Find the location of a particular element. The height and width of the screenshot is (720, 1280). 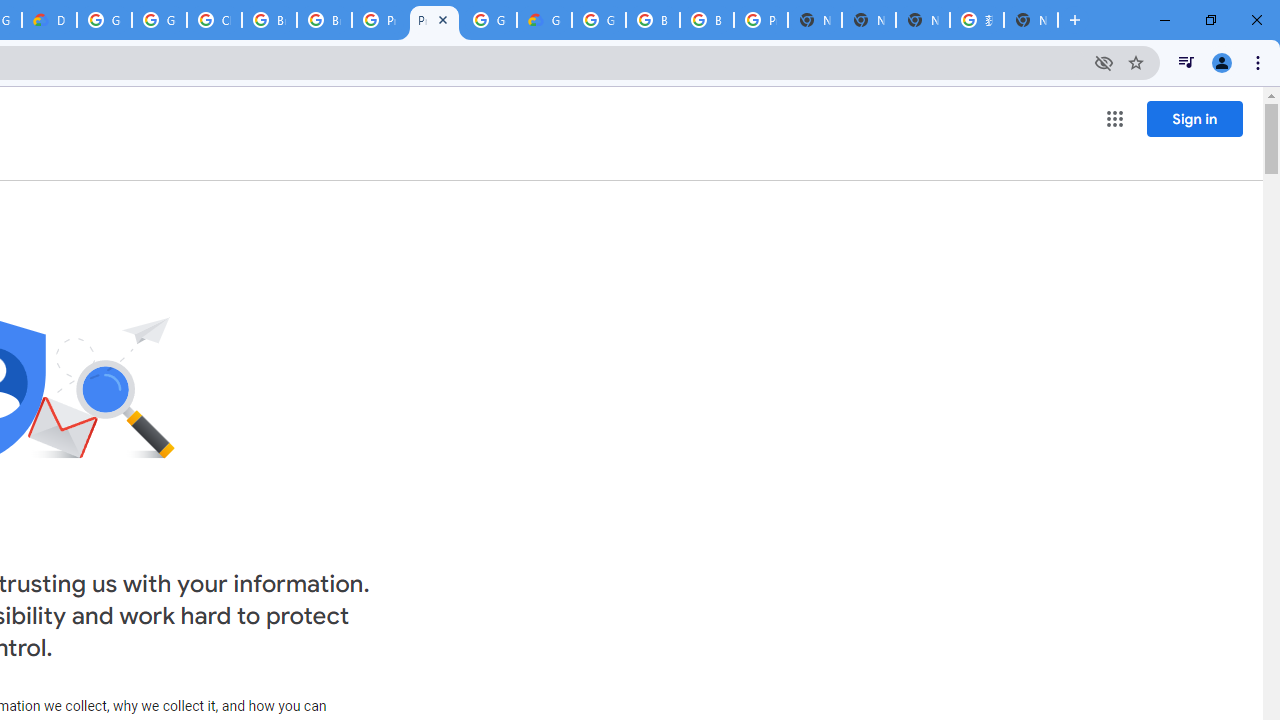

'Control your music, videos, and more' is located at coordinates (1185, 61).